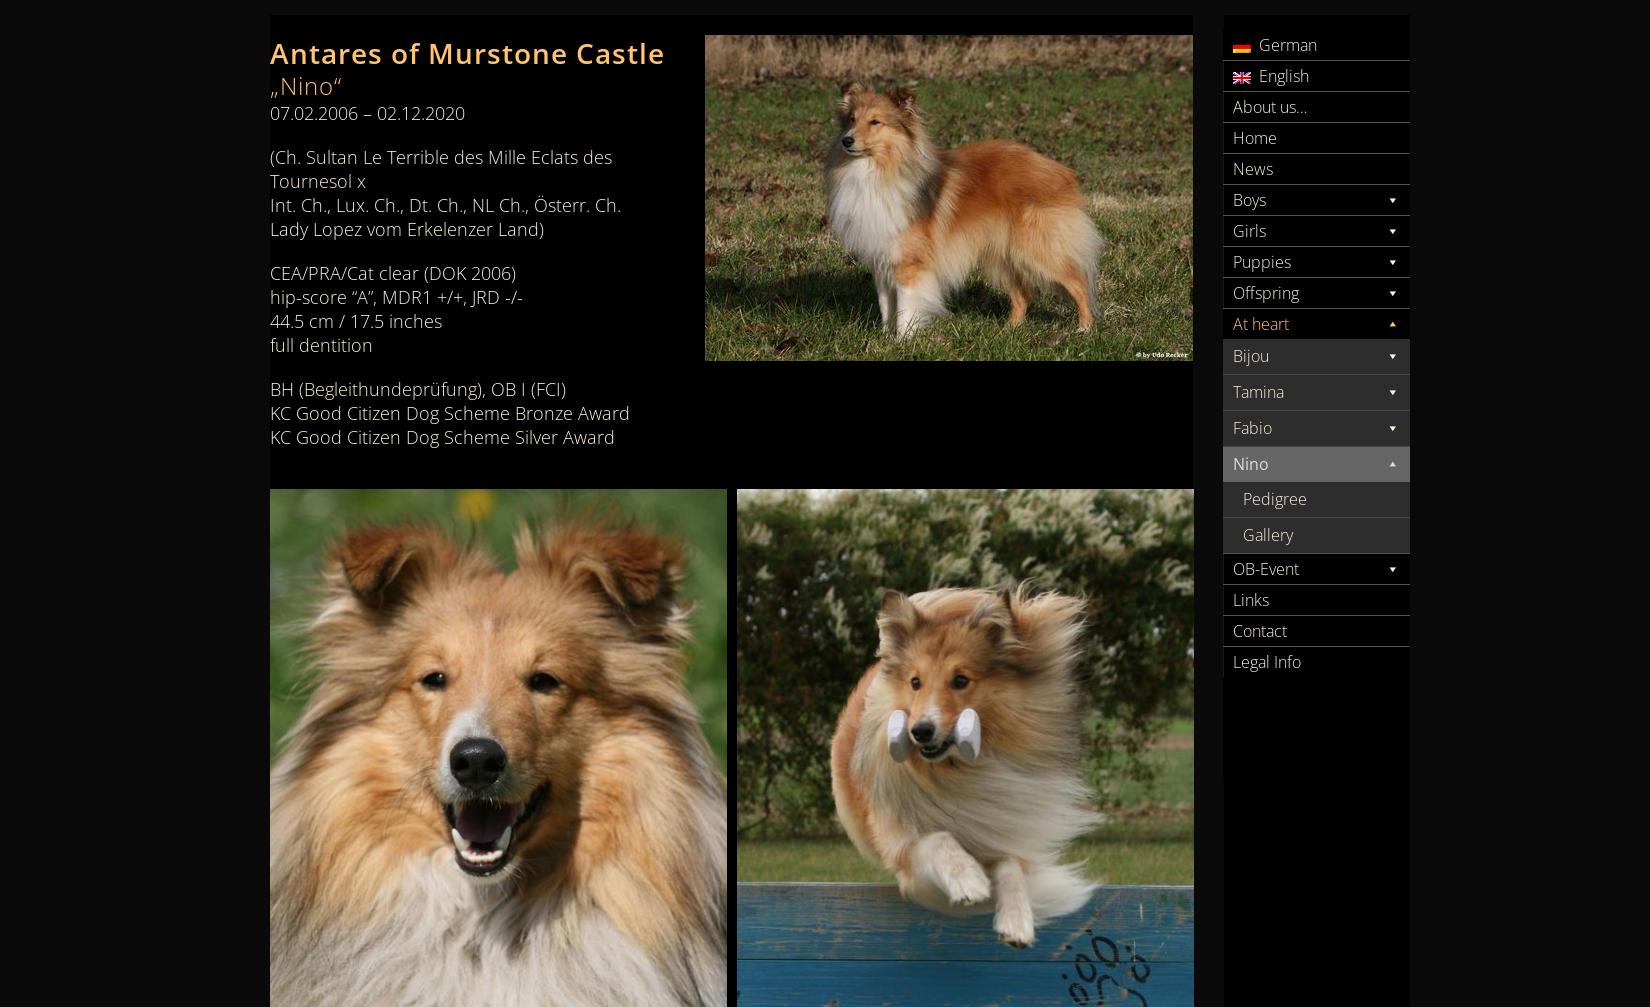  What do you see at coordinates (1267, 534) in the screenshot?
I see `'Gallery'` at bounding box center [1267, 534].